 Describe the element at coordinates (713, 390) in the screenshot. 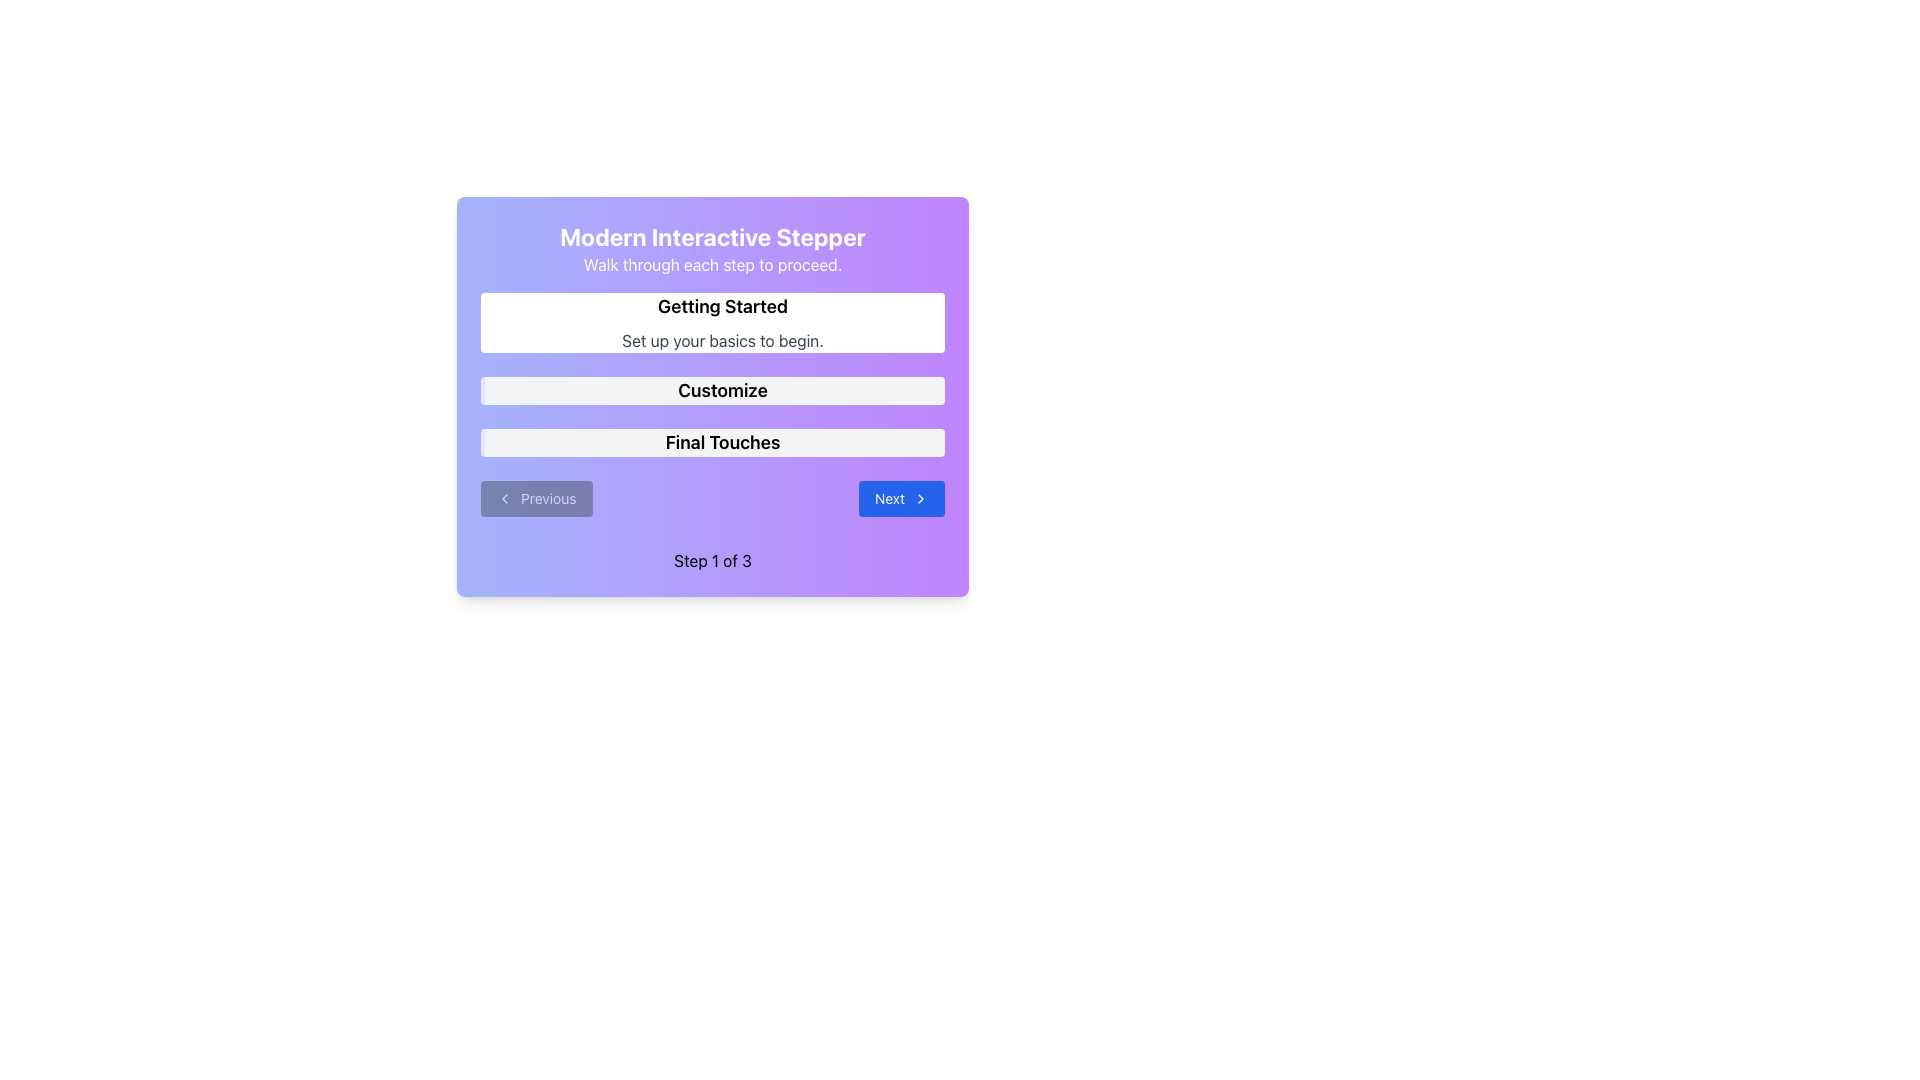

I see `the 'Customize' text label within the graphical step progression interface, which is the second item in the list and features bold black text on a light gray background` at that location.